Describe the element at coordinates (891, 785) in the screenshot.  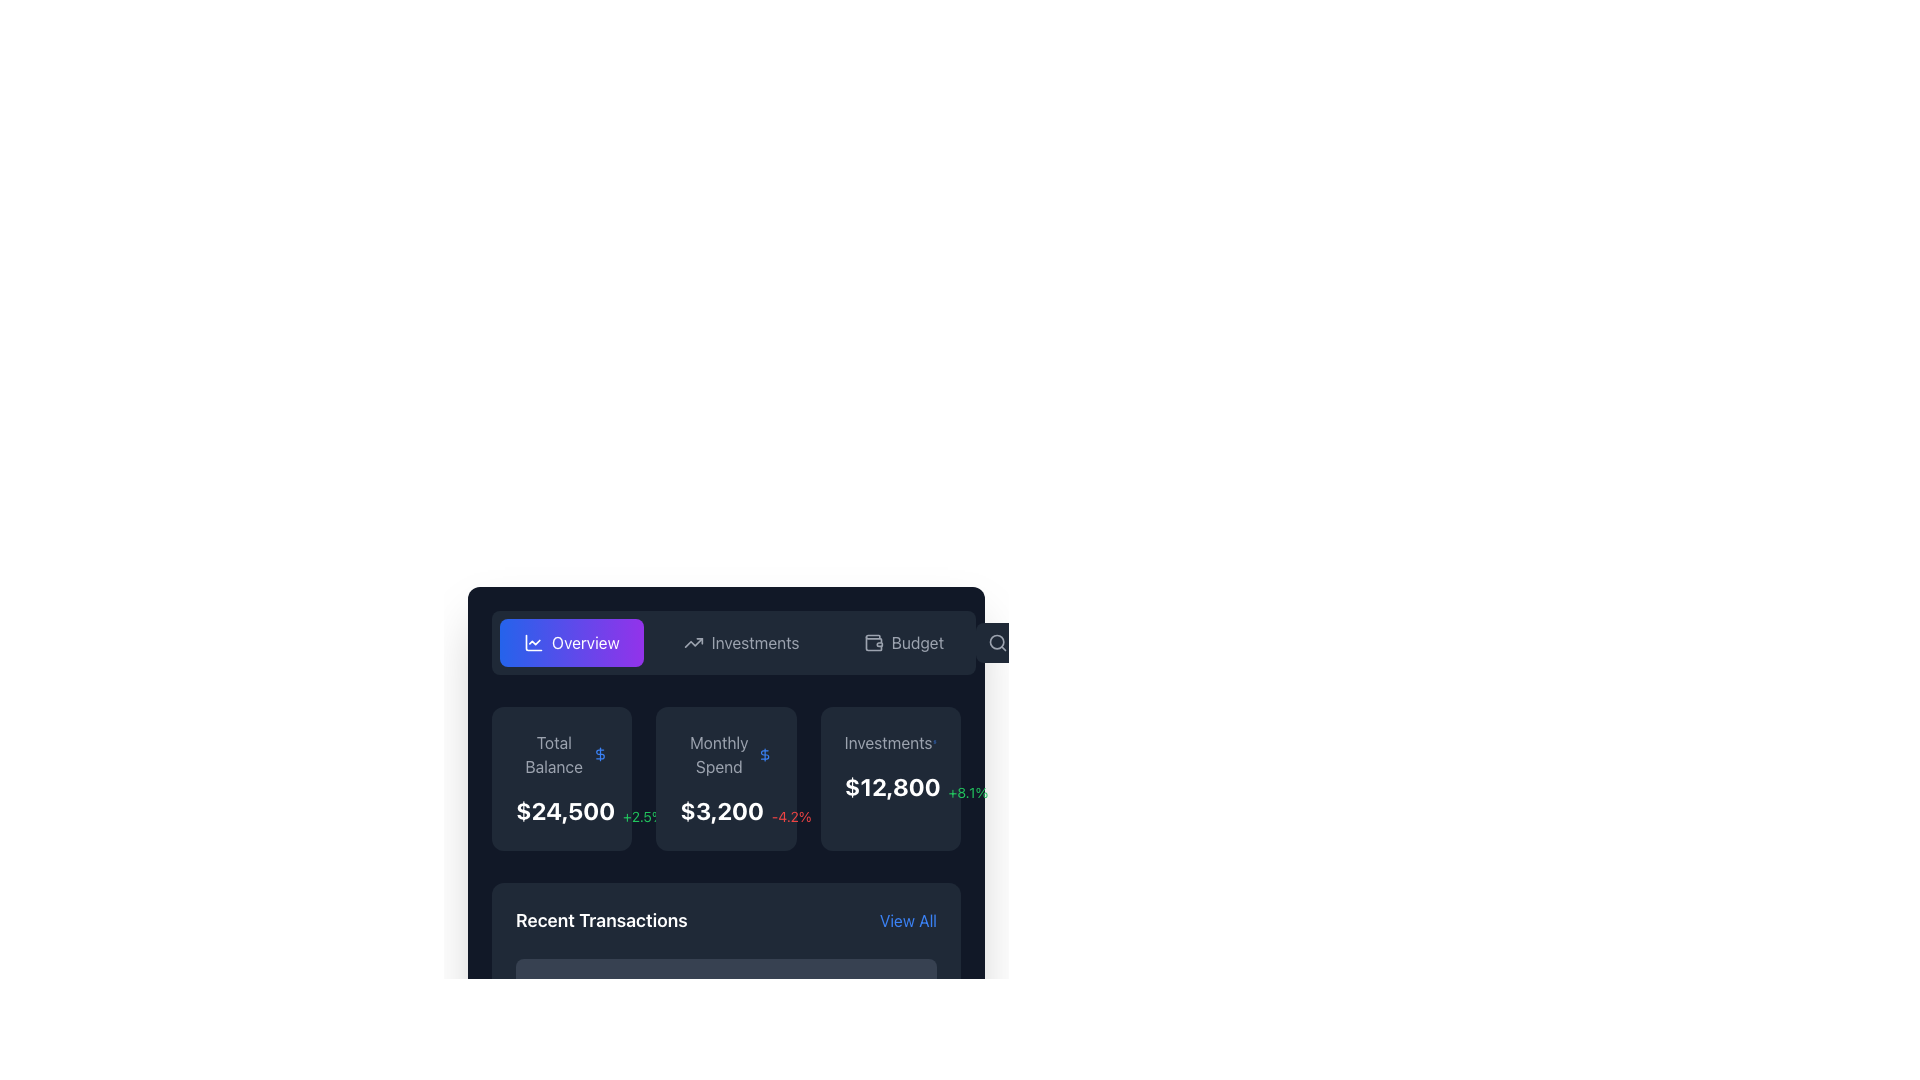
I see `the text element displaying '$12,800' in a bold, large font on the 'Investments' card` at that location.